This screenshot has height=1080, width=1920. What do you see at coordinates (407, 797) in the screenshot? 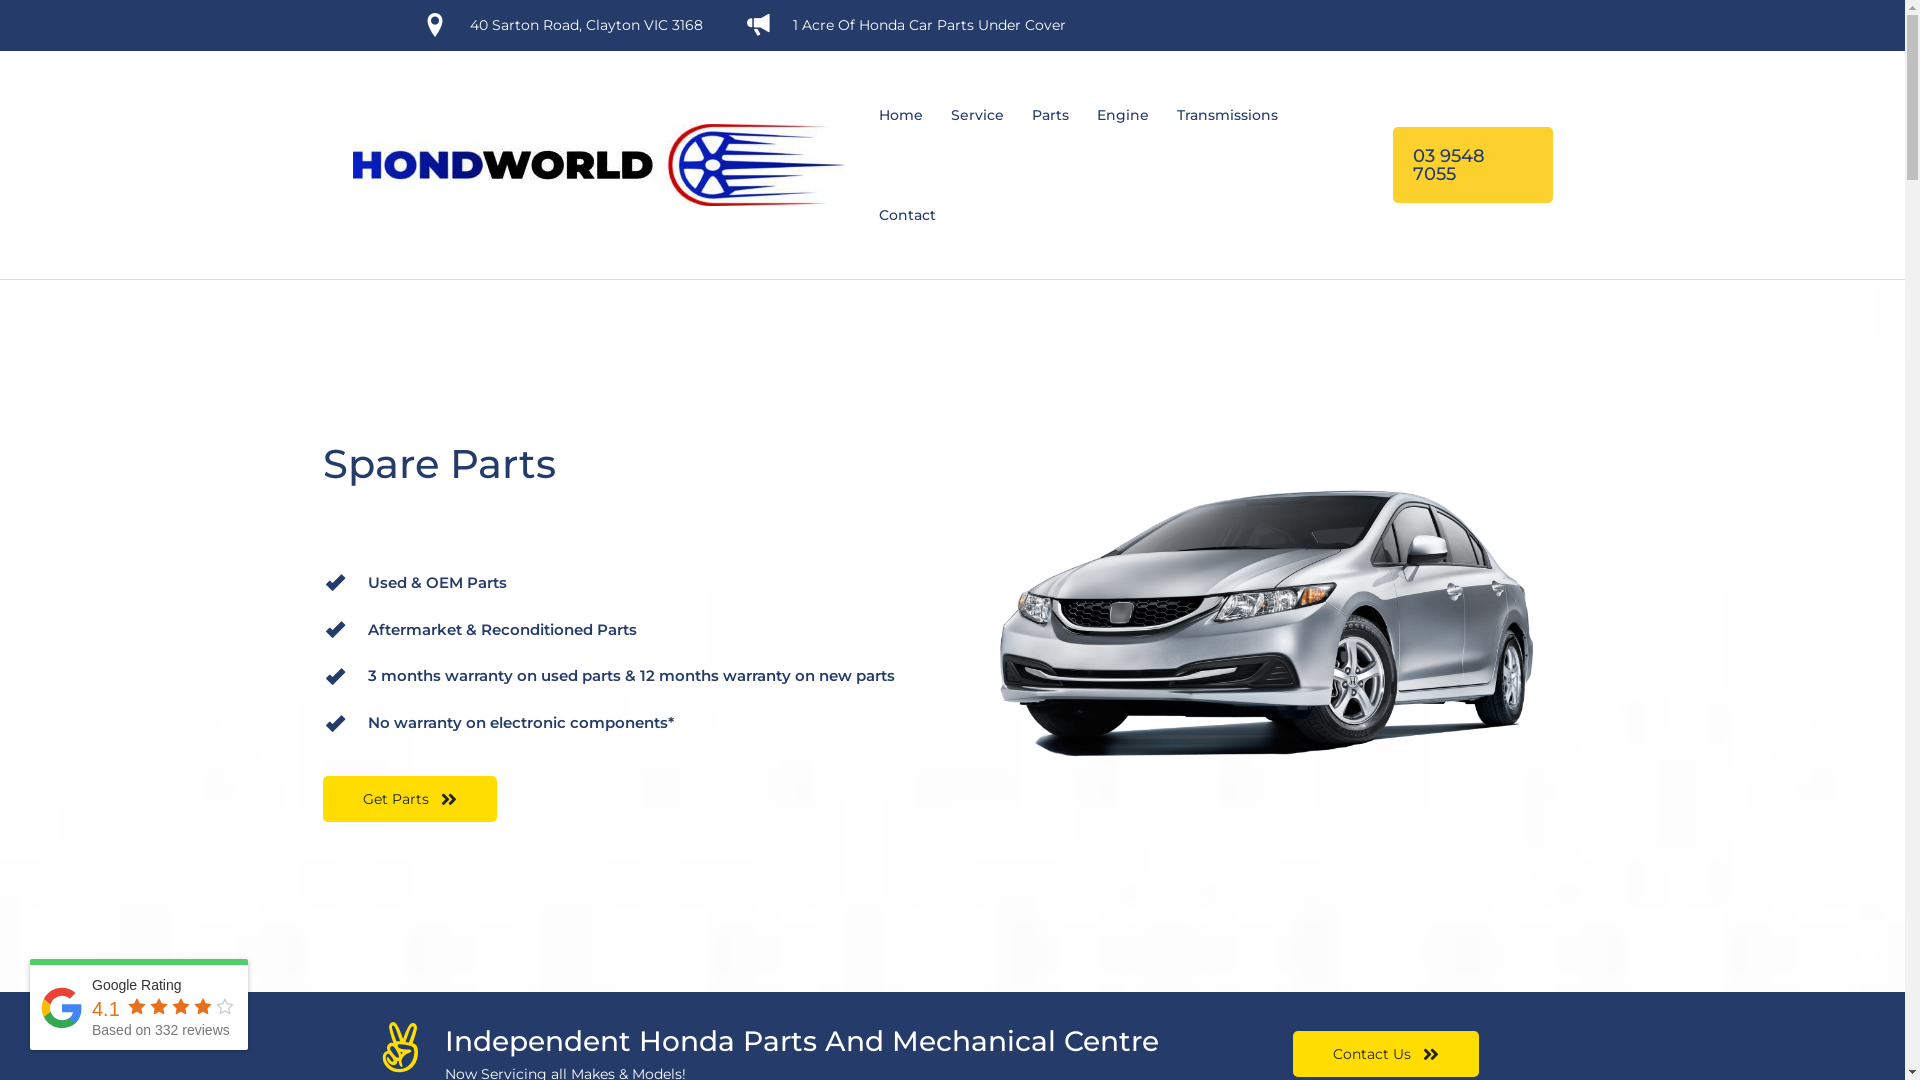
I see `'Get Parts'` at bounding box center [407, 797].